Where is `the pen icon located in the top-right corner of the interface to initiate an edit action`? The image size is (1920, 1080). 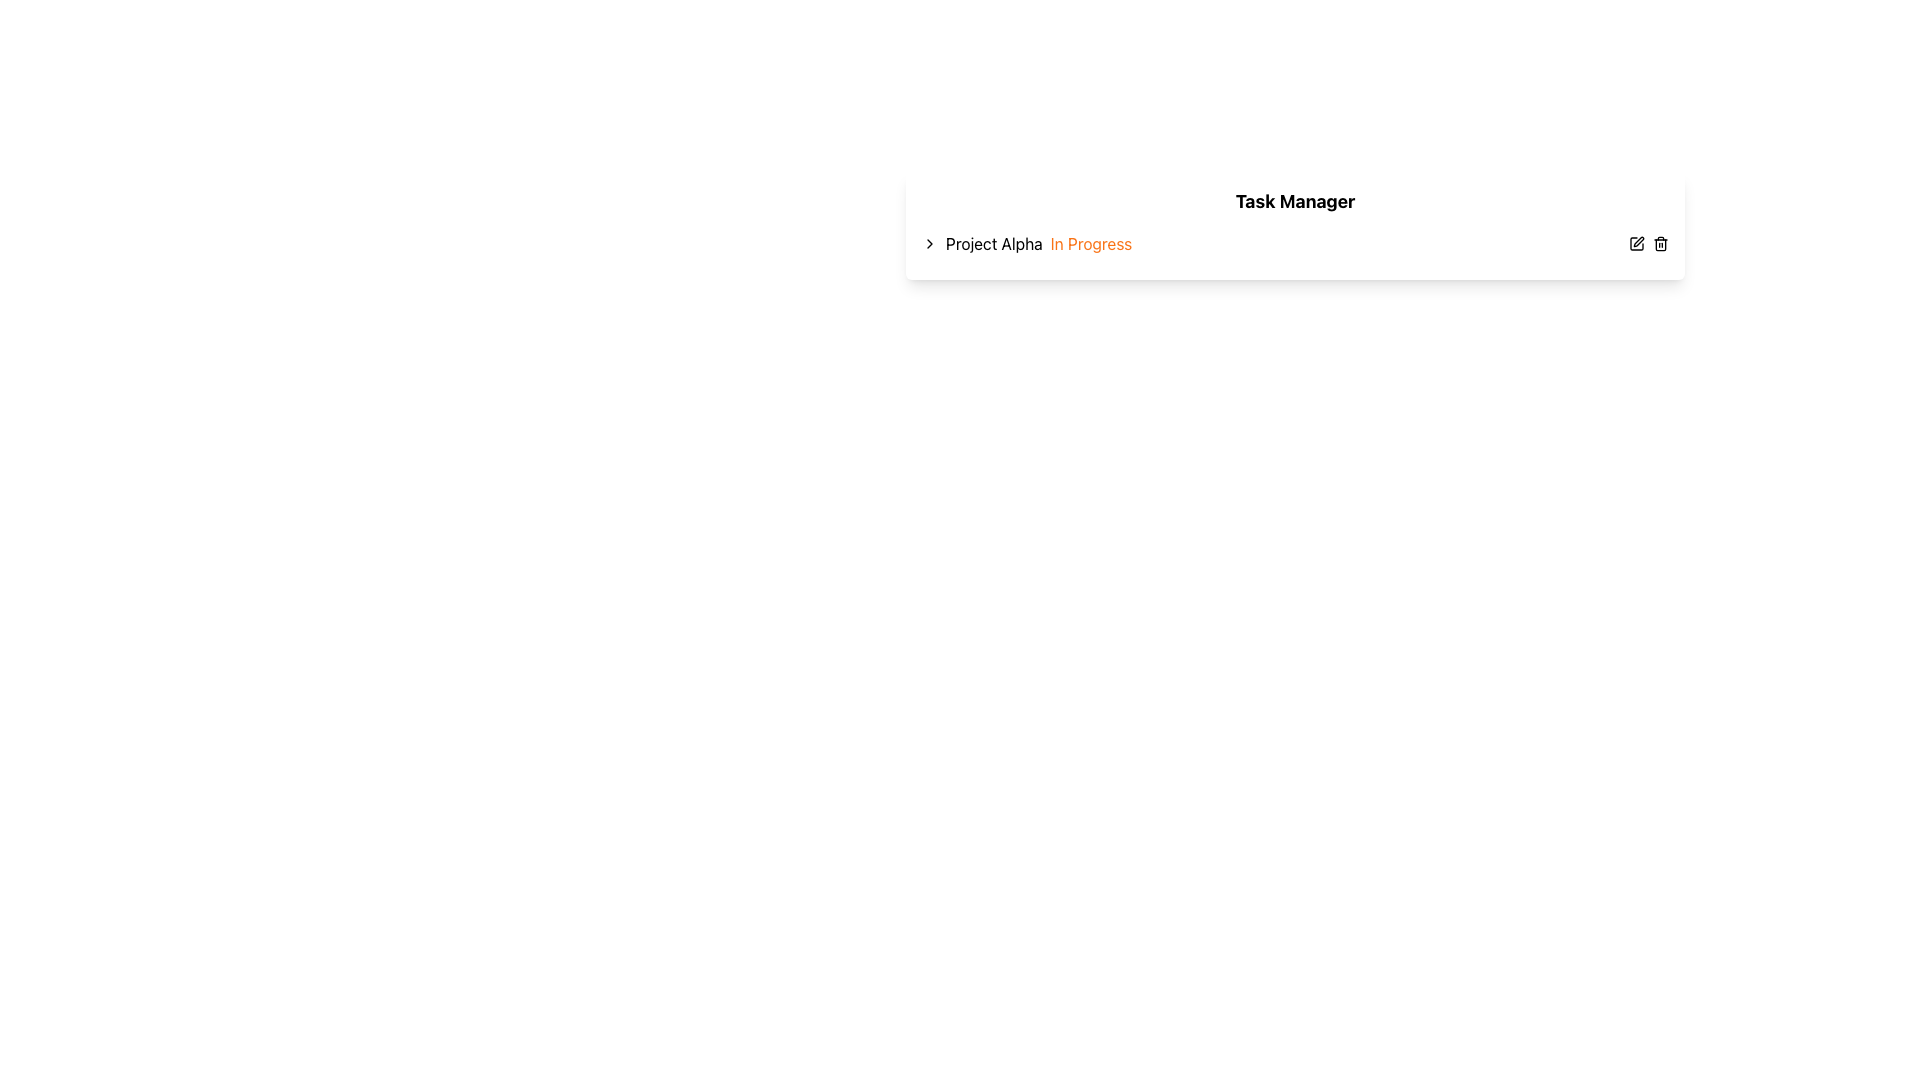
the pen icon located in the top-right corner of the interface to initiate an edit action is located at coordinates (1638, 241).